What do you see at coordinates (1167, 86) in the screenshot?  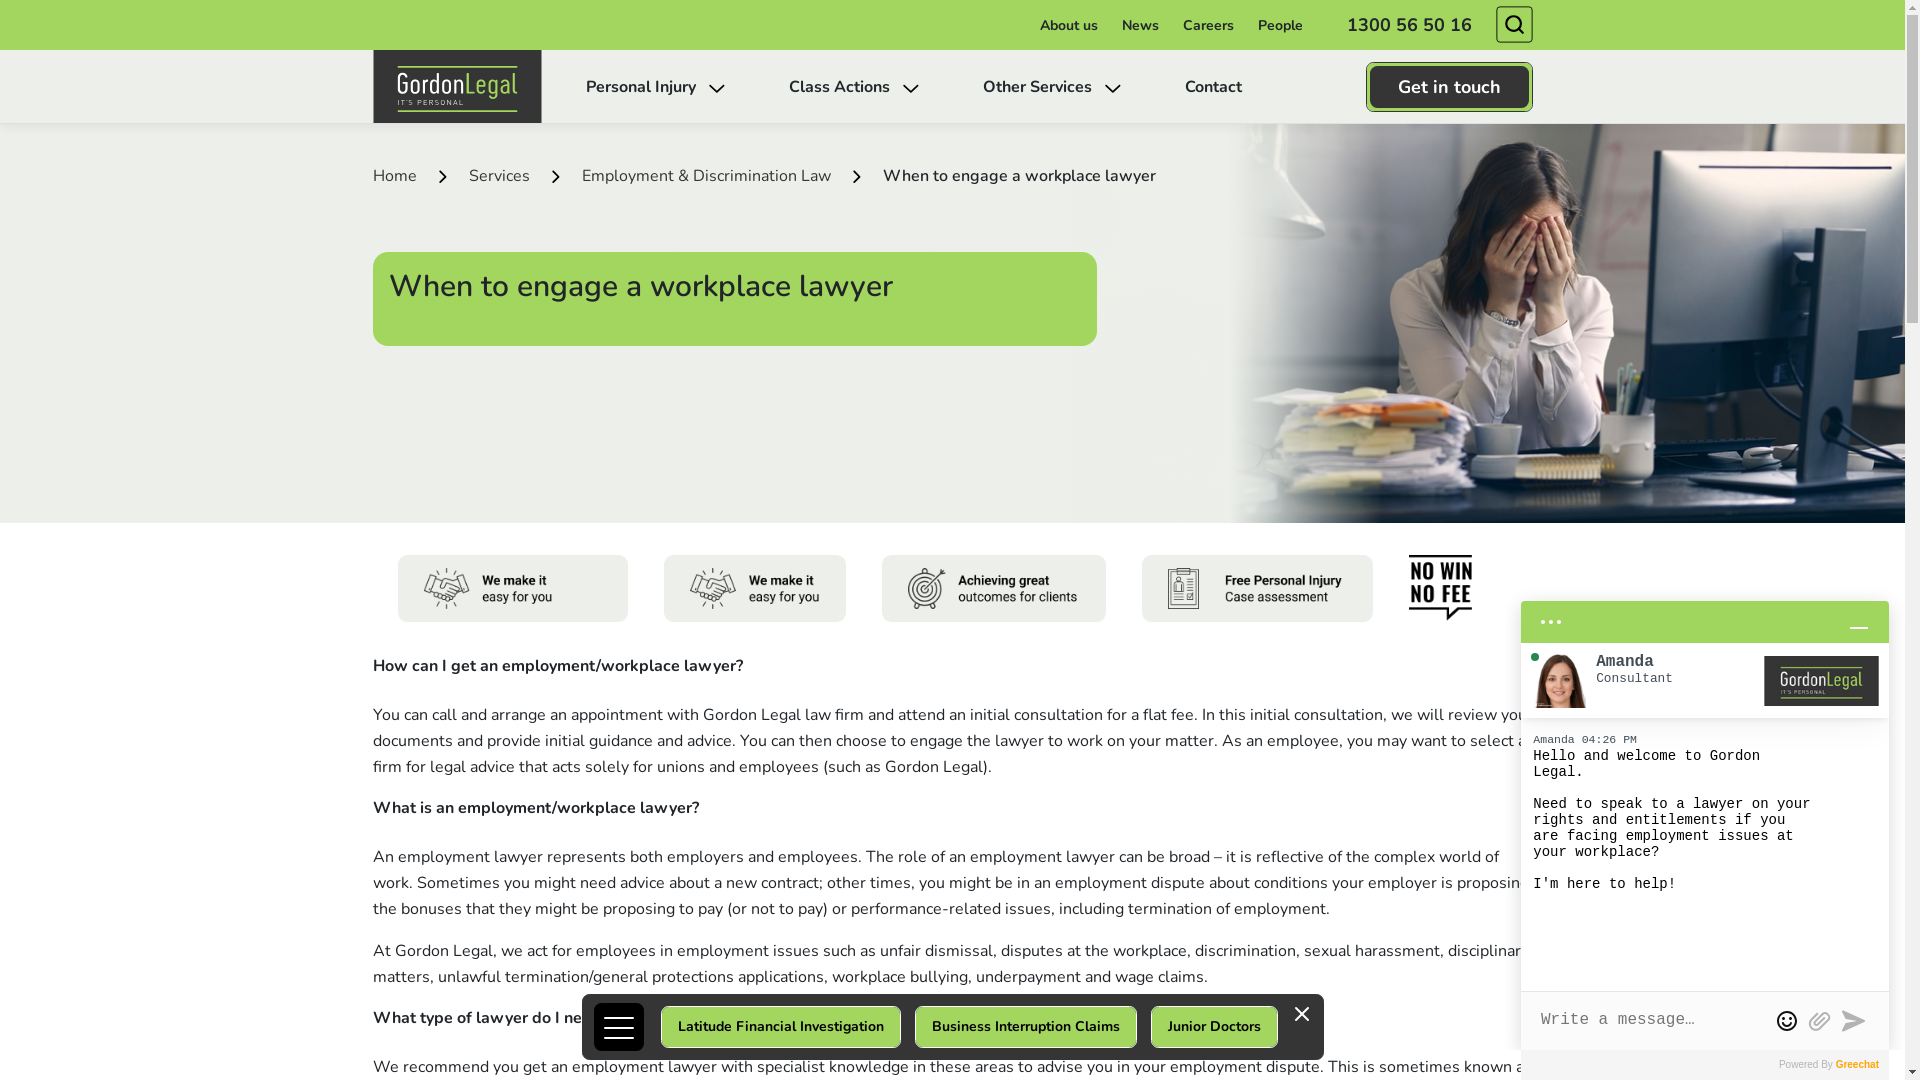 I see `'Contact'` at bounding box center [1167, 86].